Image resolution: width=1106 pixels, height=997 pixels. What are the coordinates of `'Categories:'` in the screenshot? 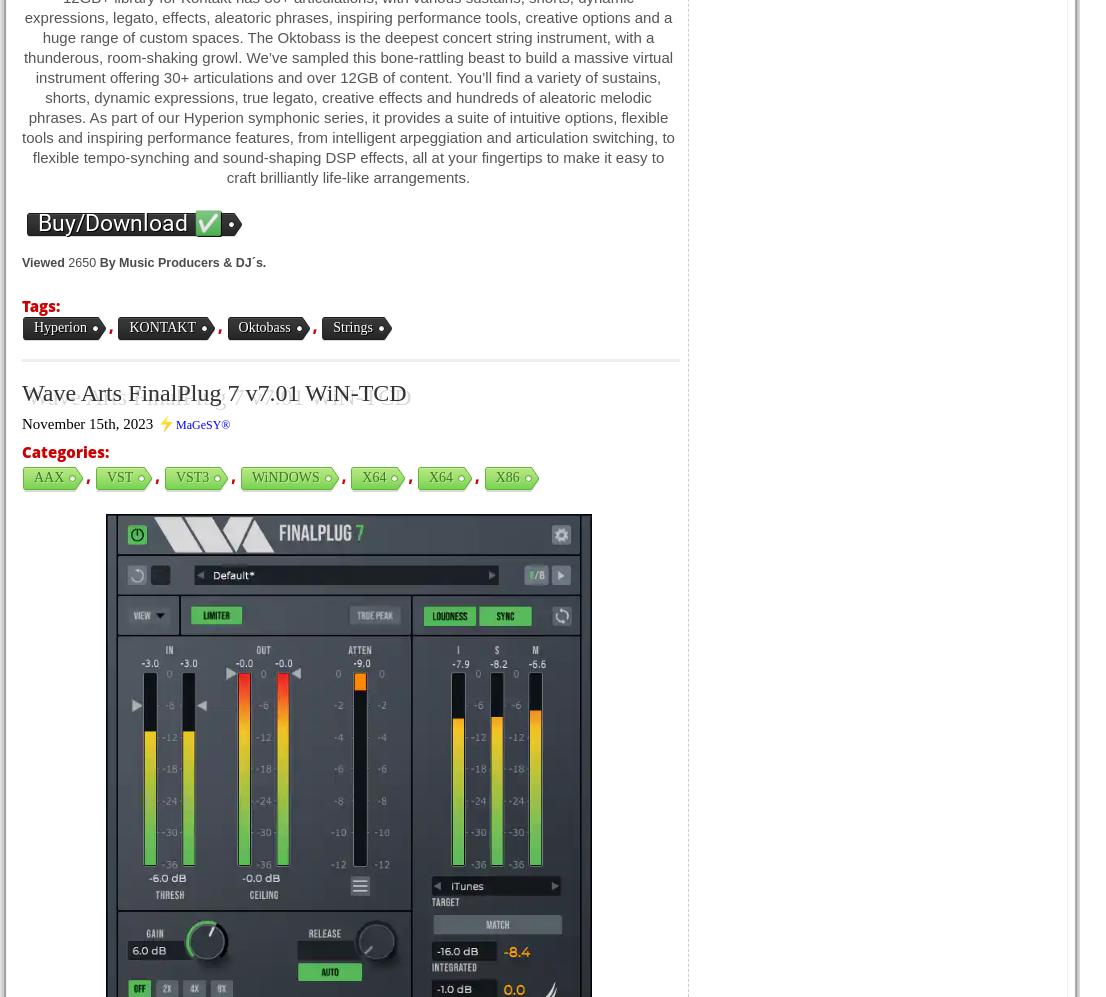 It's located at (22, 451).